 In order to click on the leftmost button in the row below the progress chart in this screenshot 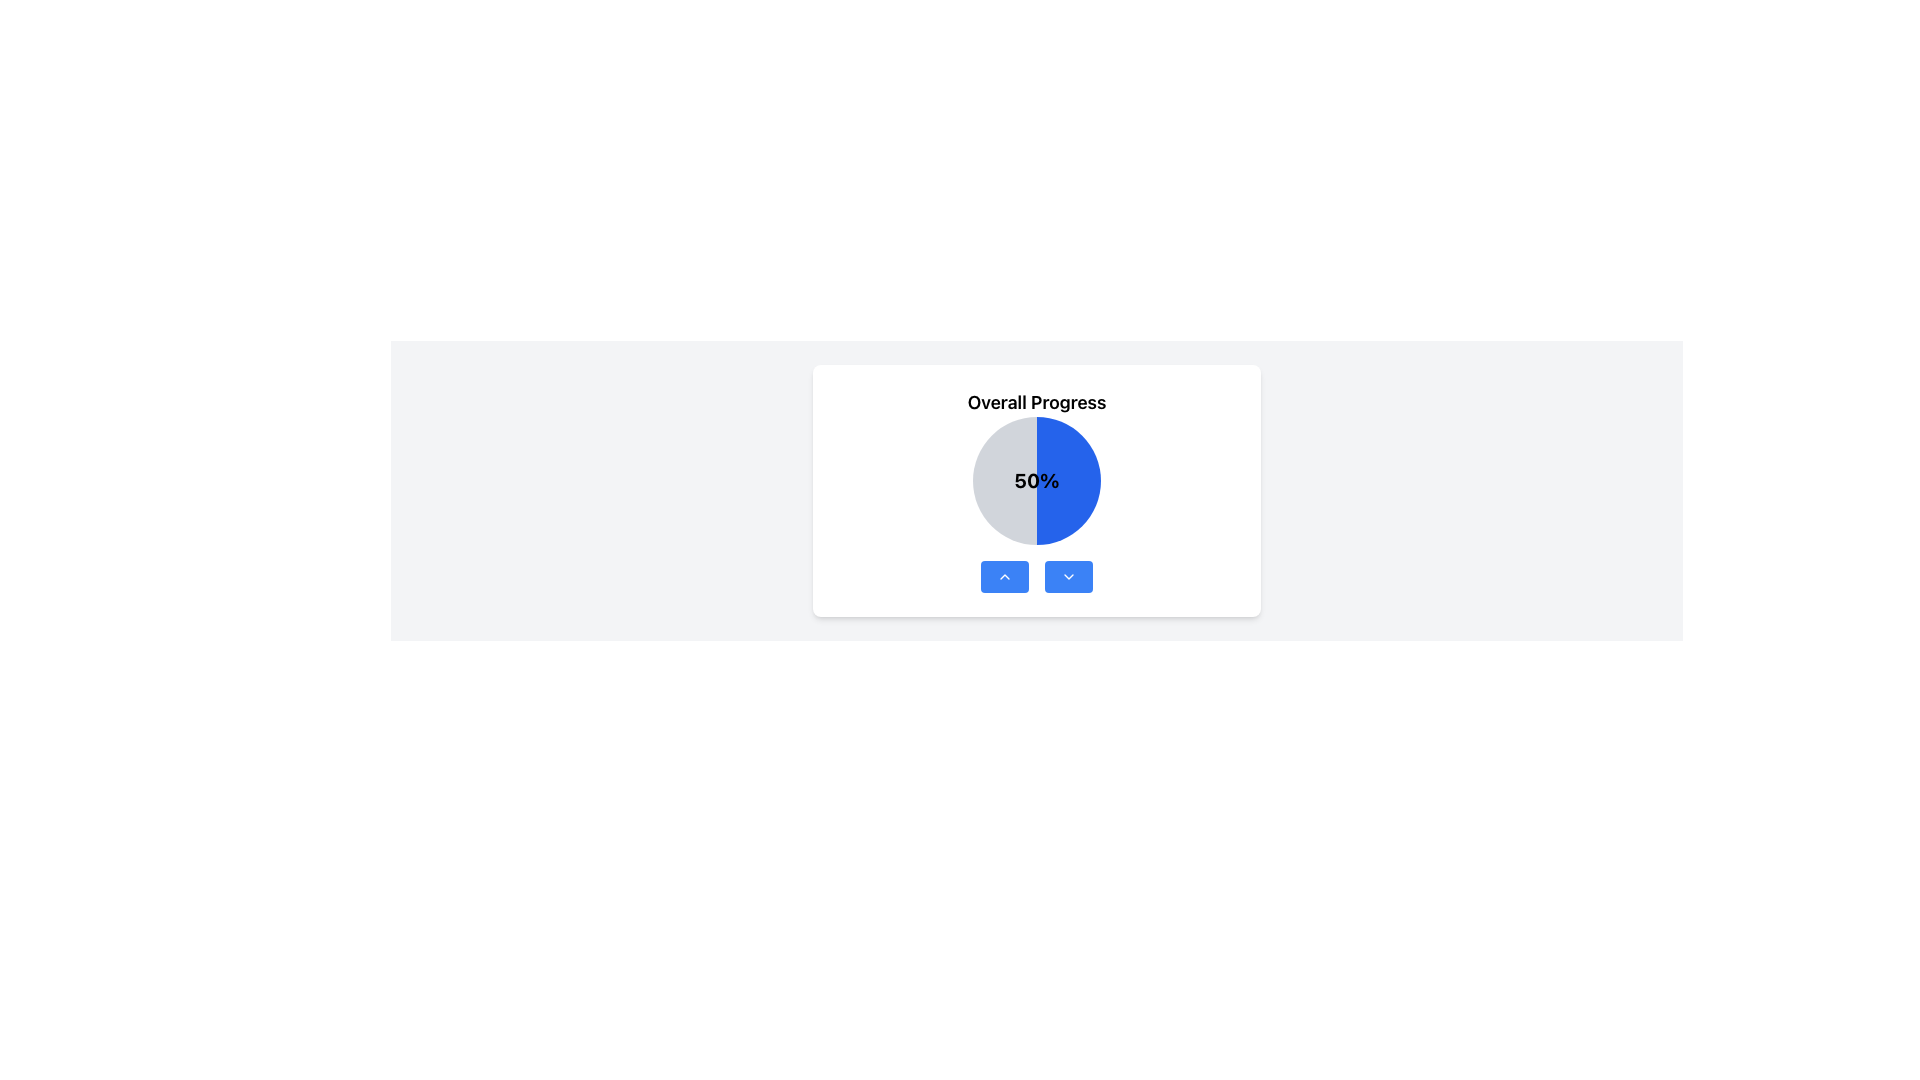, I will do `click(1004, 577)`.